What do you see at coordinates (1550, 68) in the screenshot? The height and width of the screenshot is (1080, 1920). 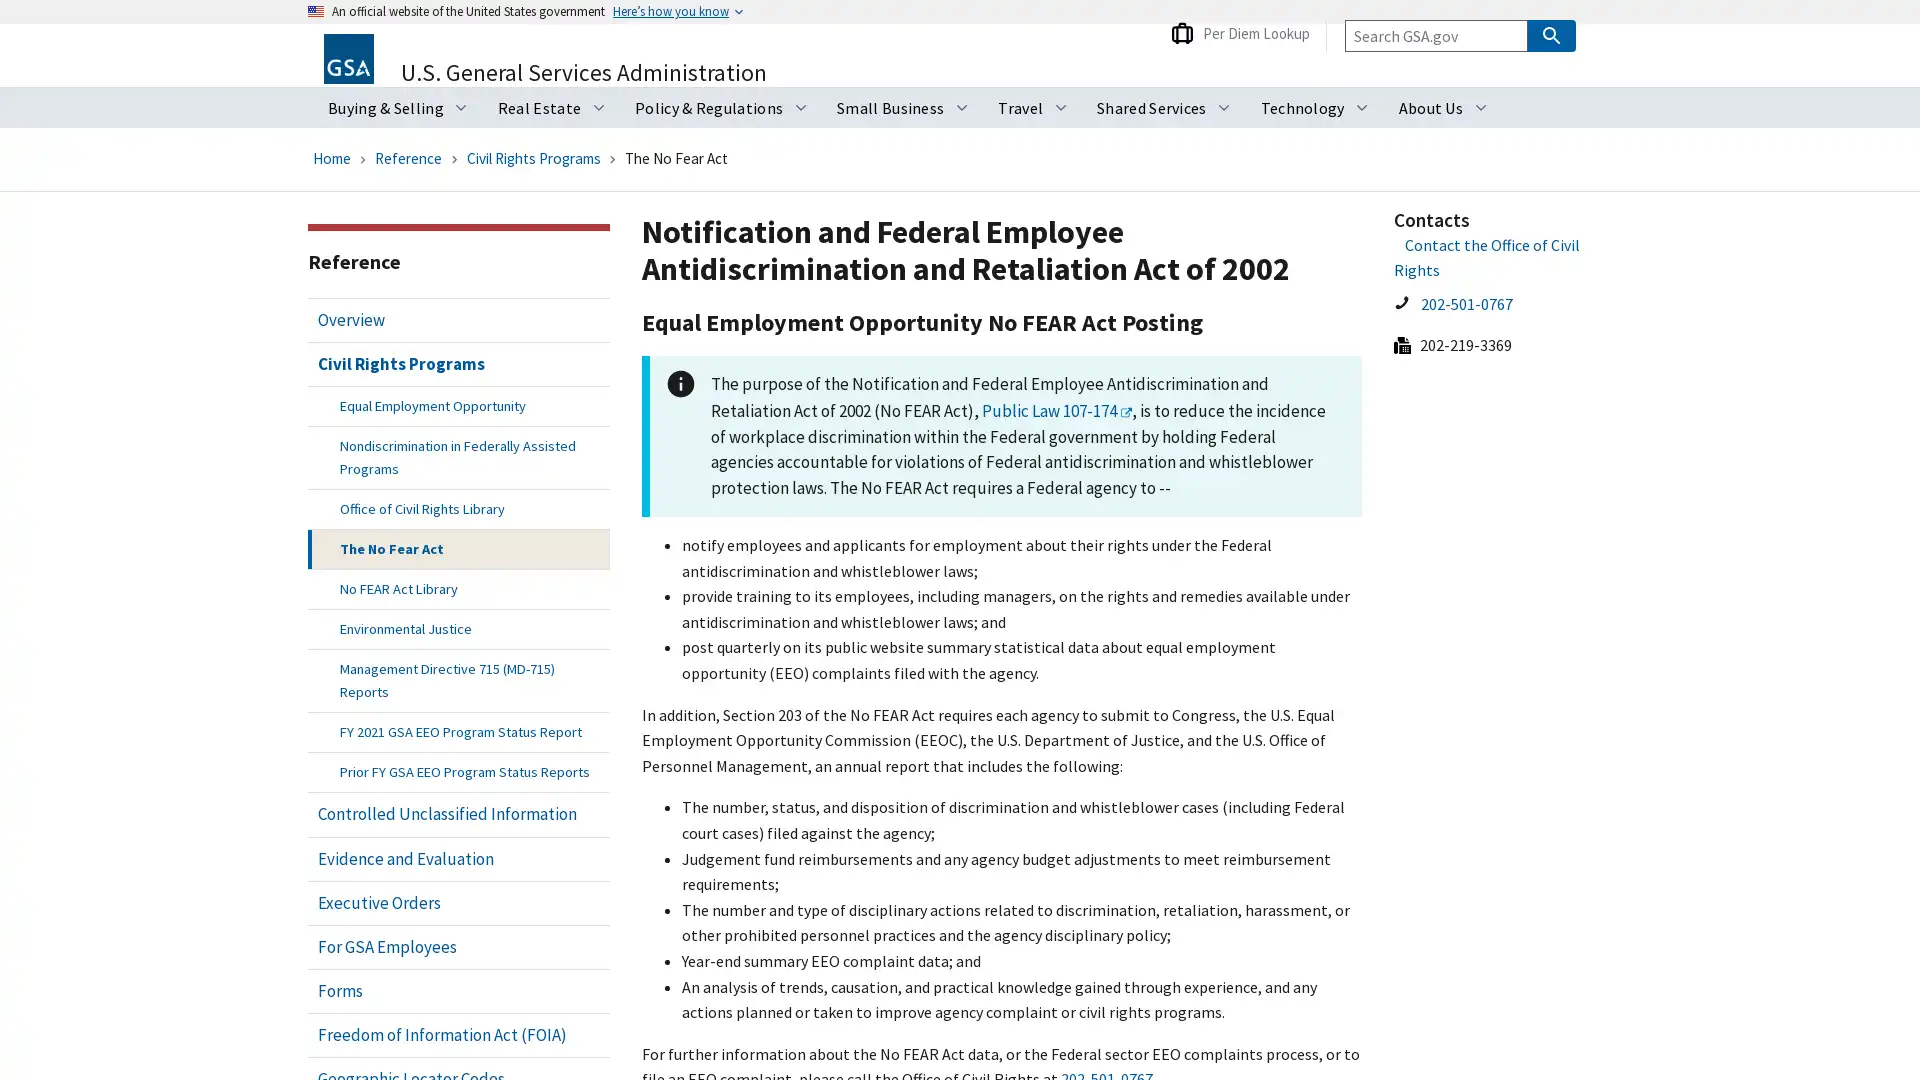 I see `Search` at bounding box center [1550, 68].